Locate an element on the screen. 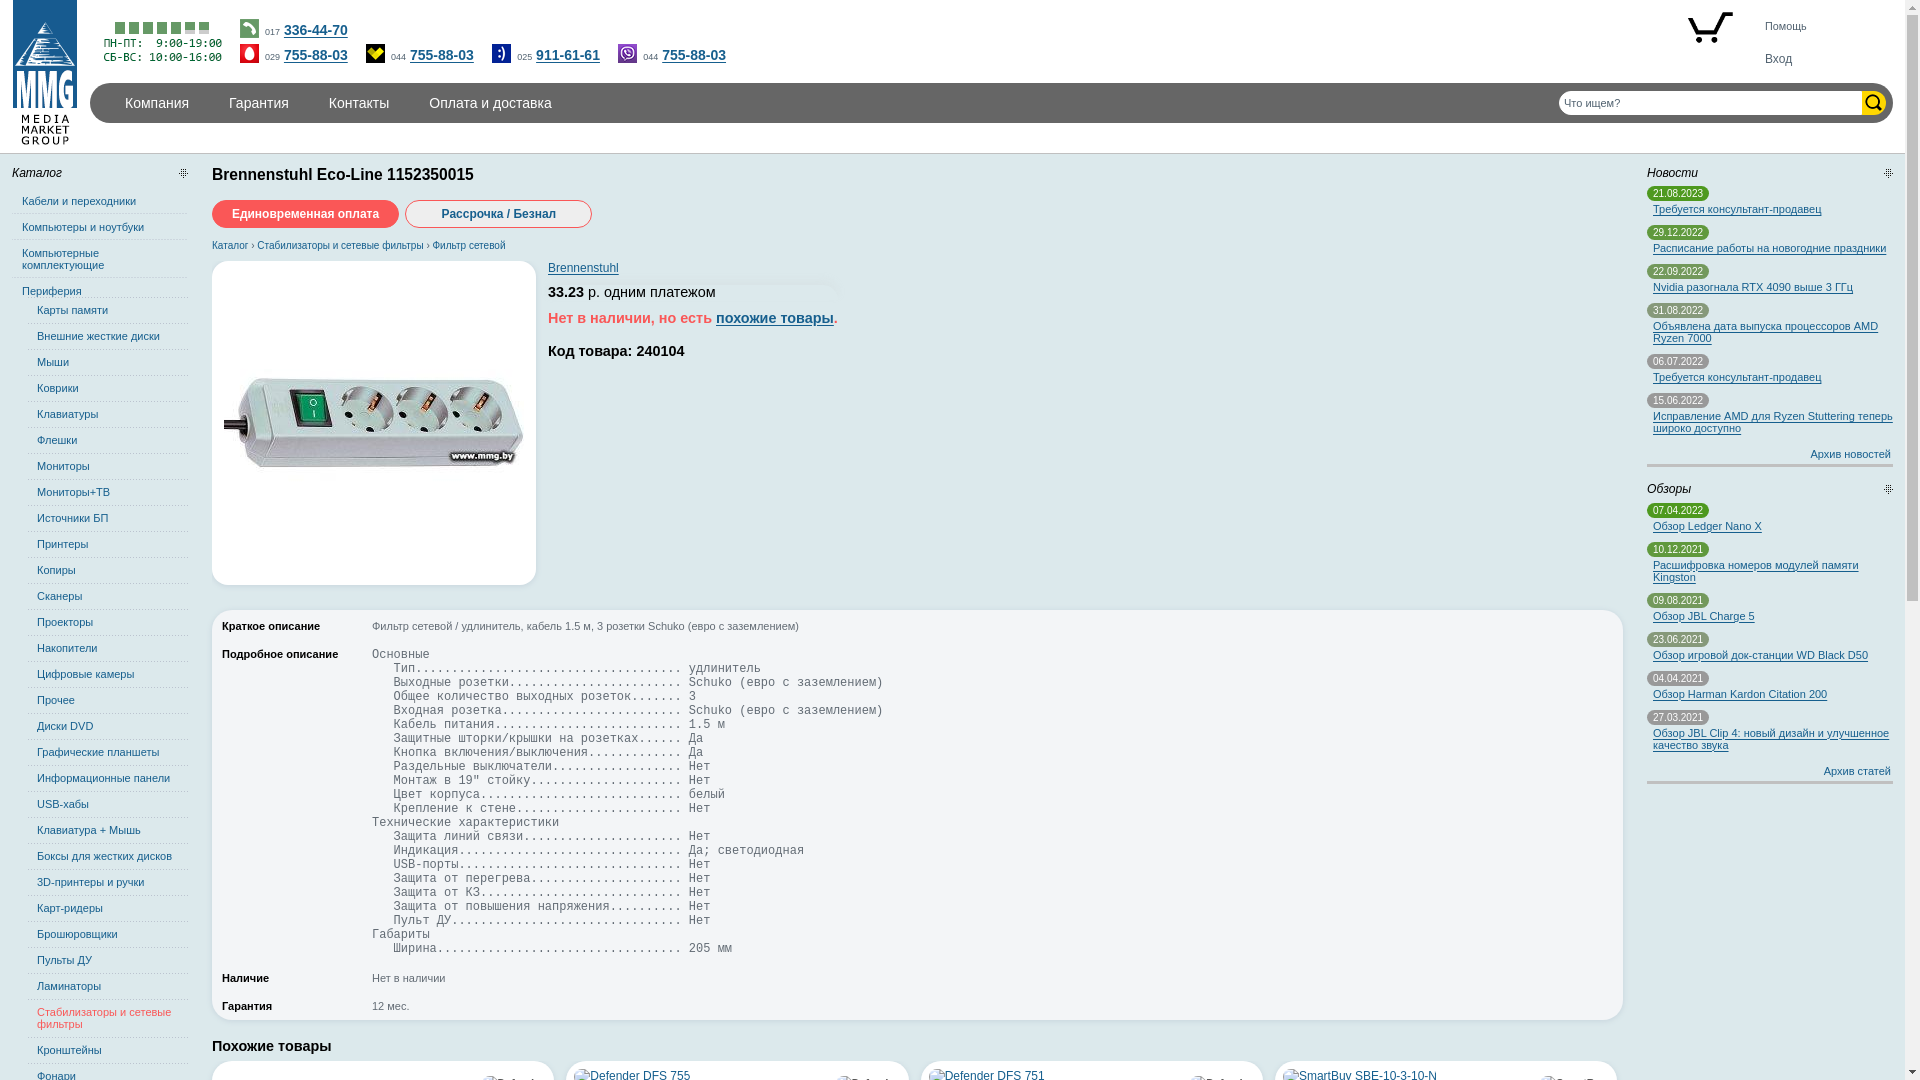  'Brennenstuhl' is located at coordinates (582, 266).